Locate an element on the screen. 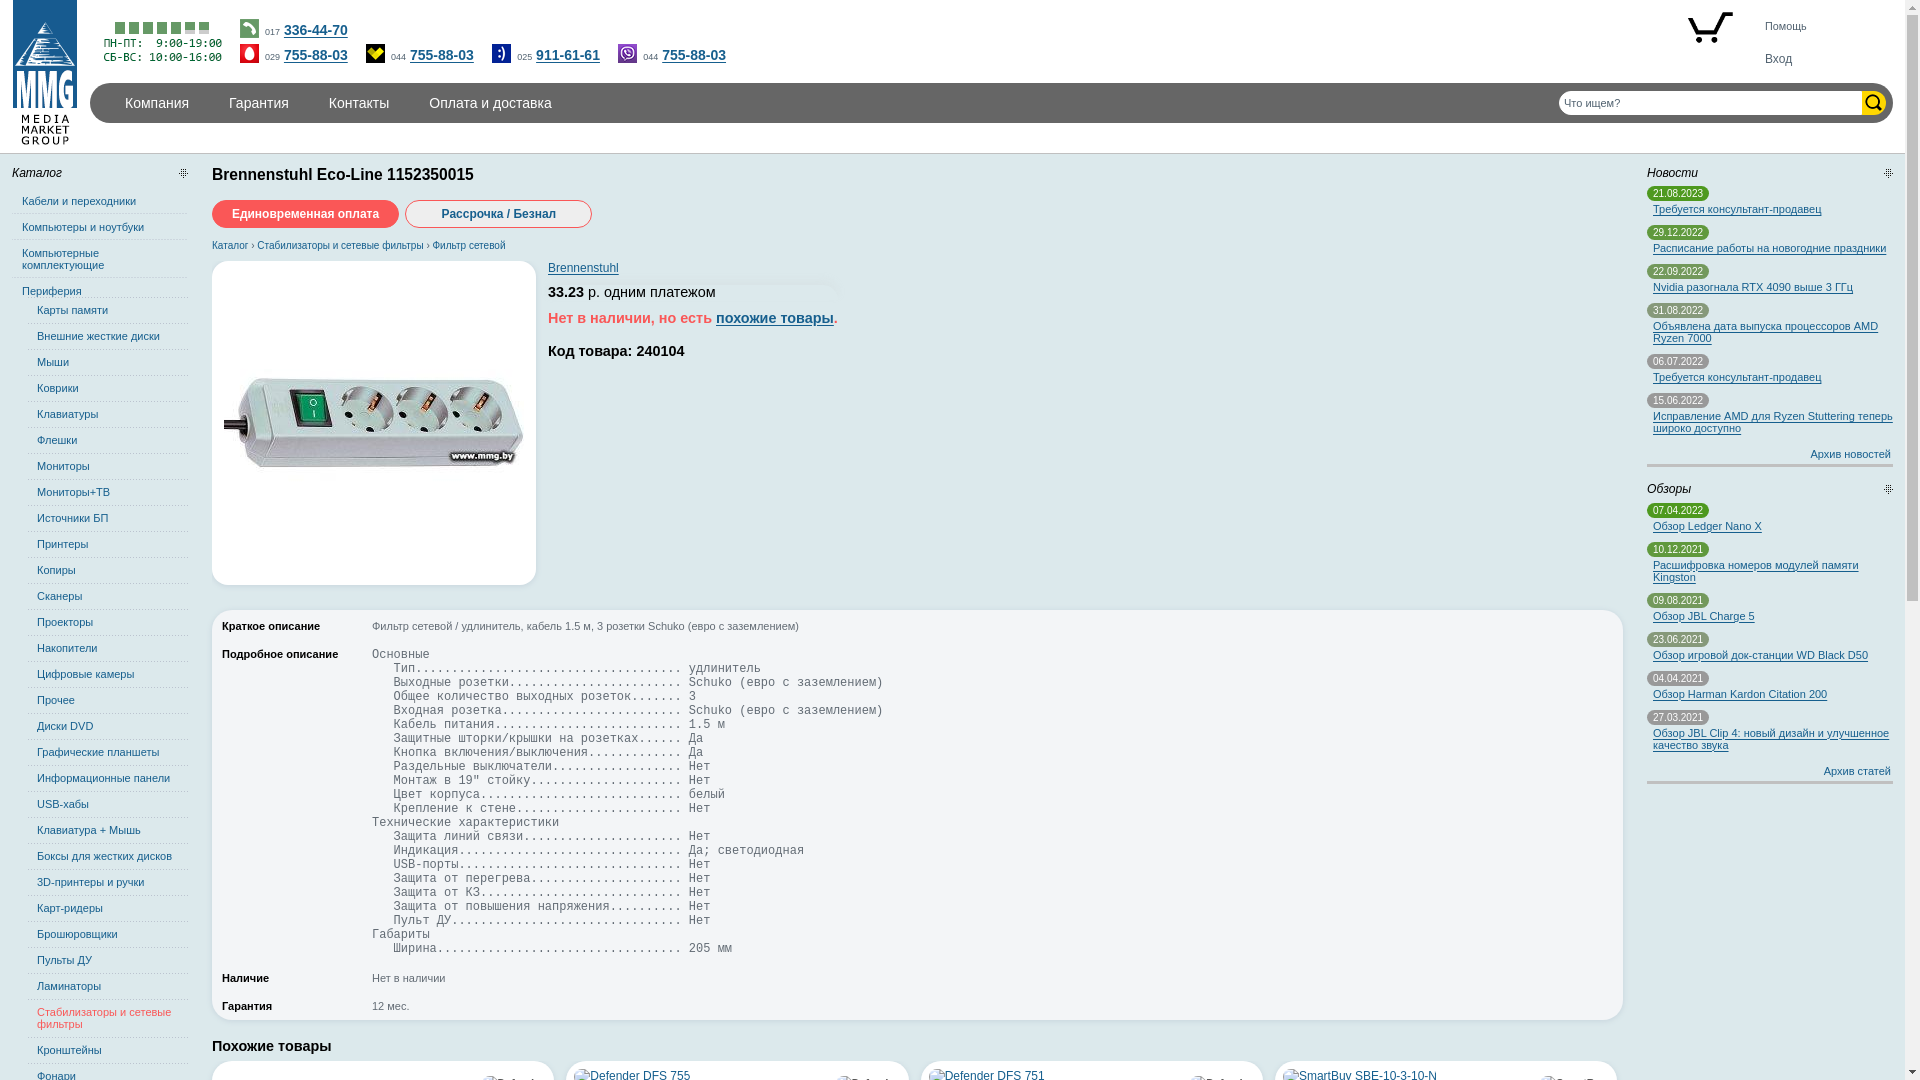  'Brennenstuhl' is located at coordinates (582, 266).